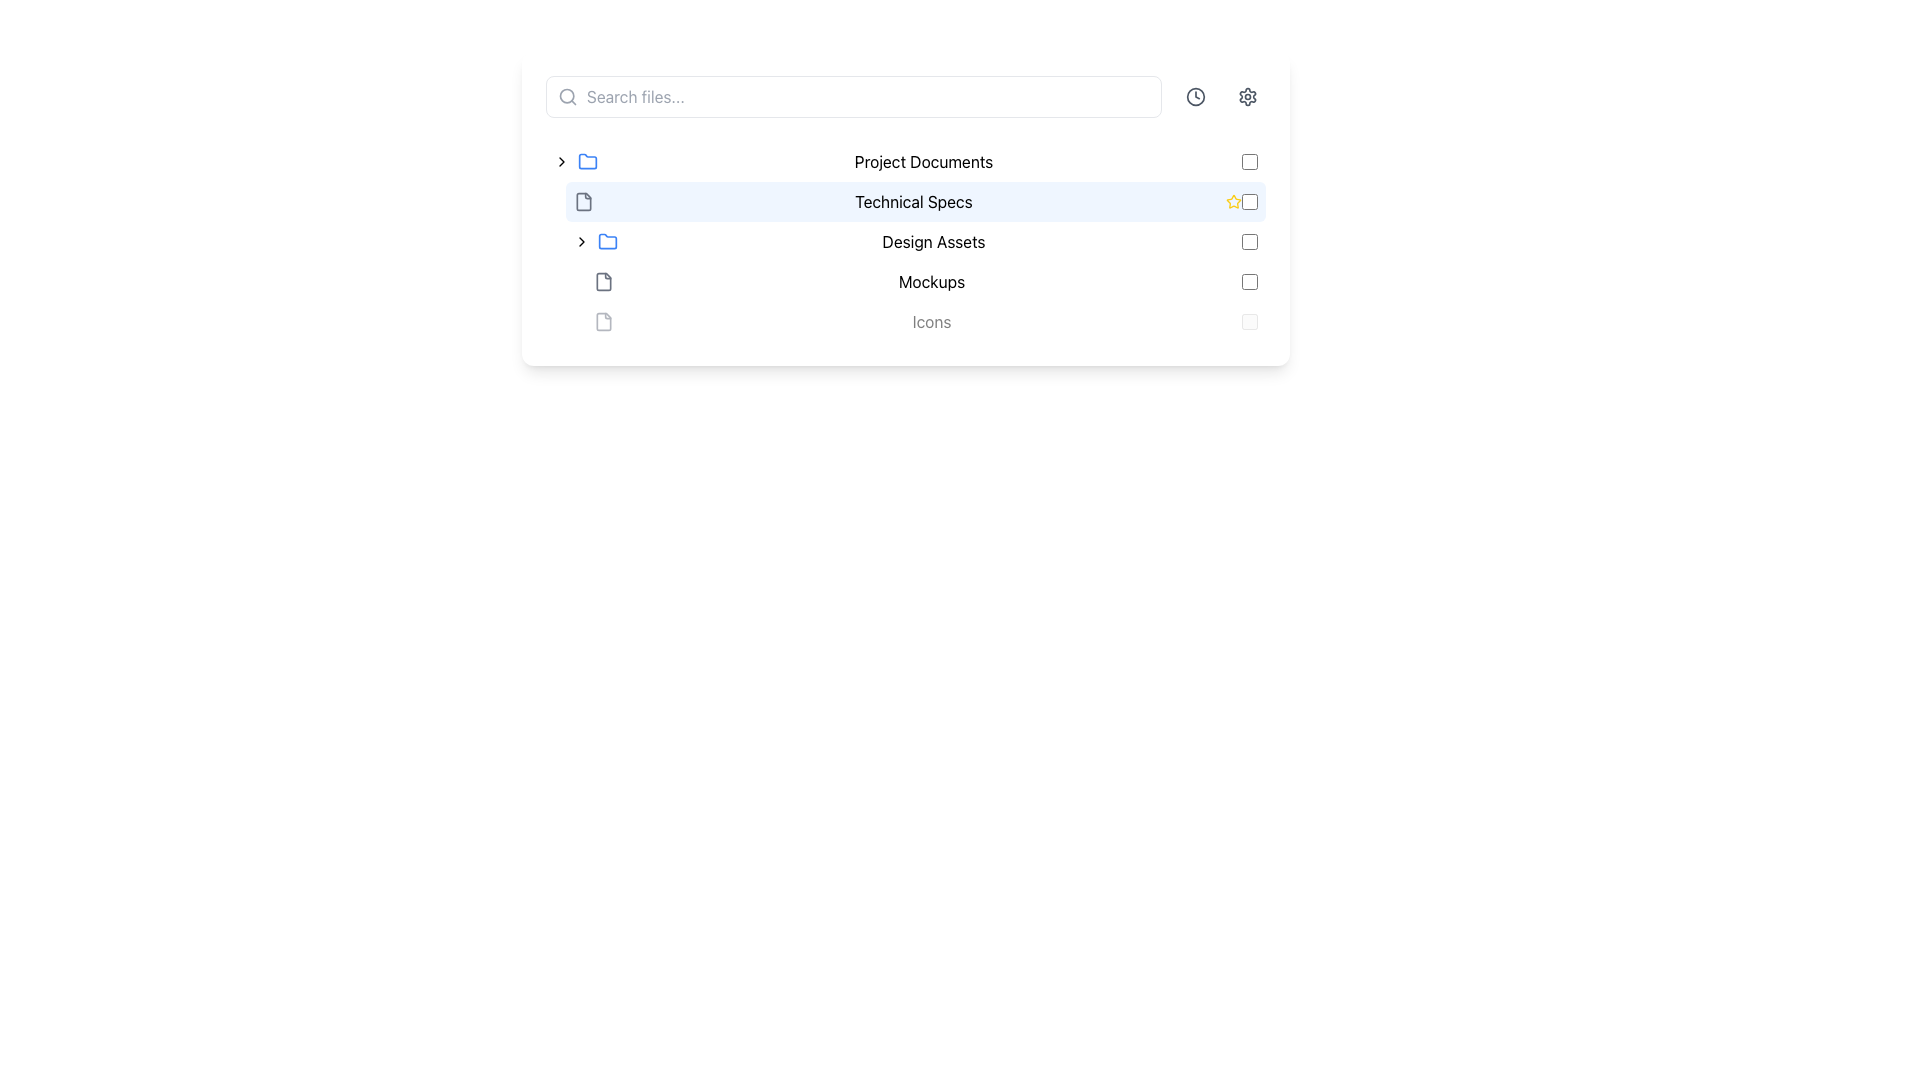 The width and height of the screenshot is (1920, 1080). I want to click on over the 'Technical Specs' checkbox, so click(1248, 201).